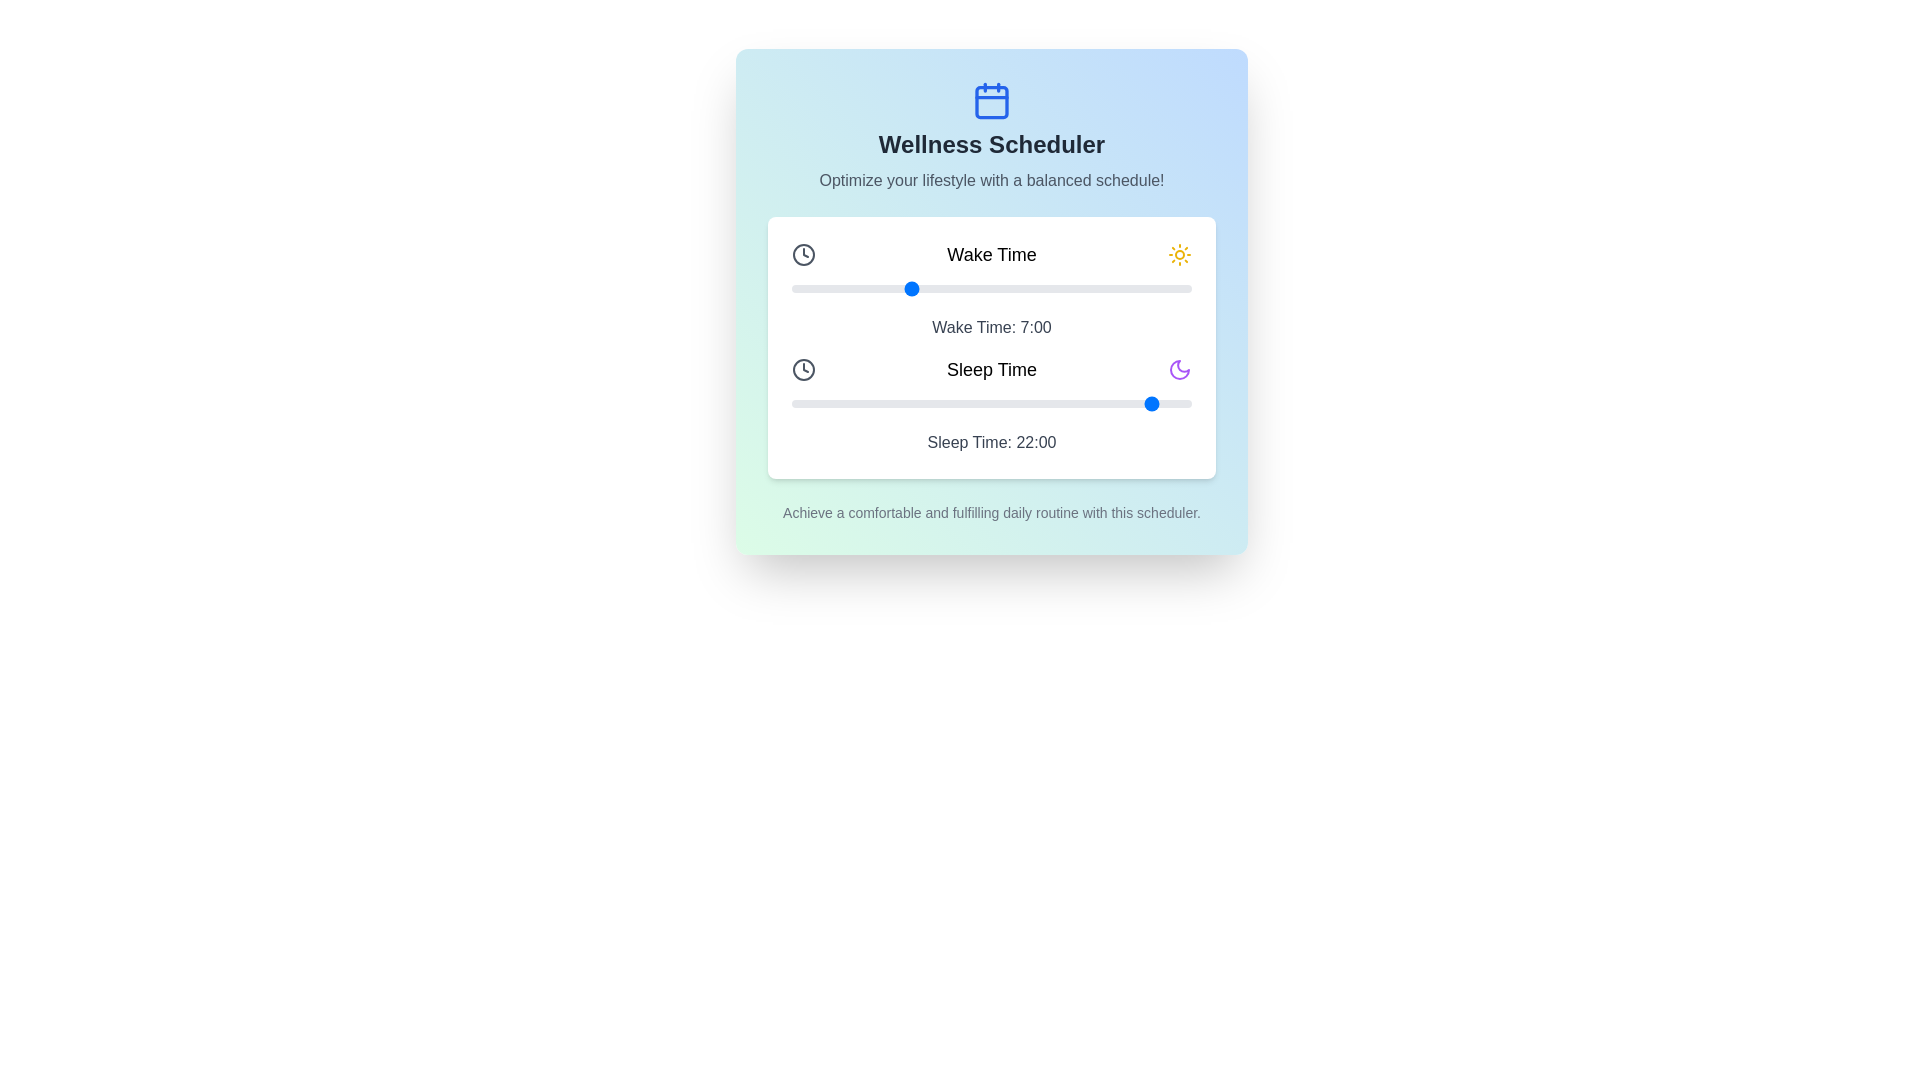 This screenshot has height=1080, width=1920. I want to click on the time, so click(1057, 404).